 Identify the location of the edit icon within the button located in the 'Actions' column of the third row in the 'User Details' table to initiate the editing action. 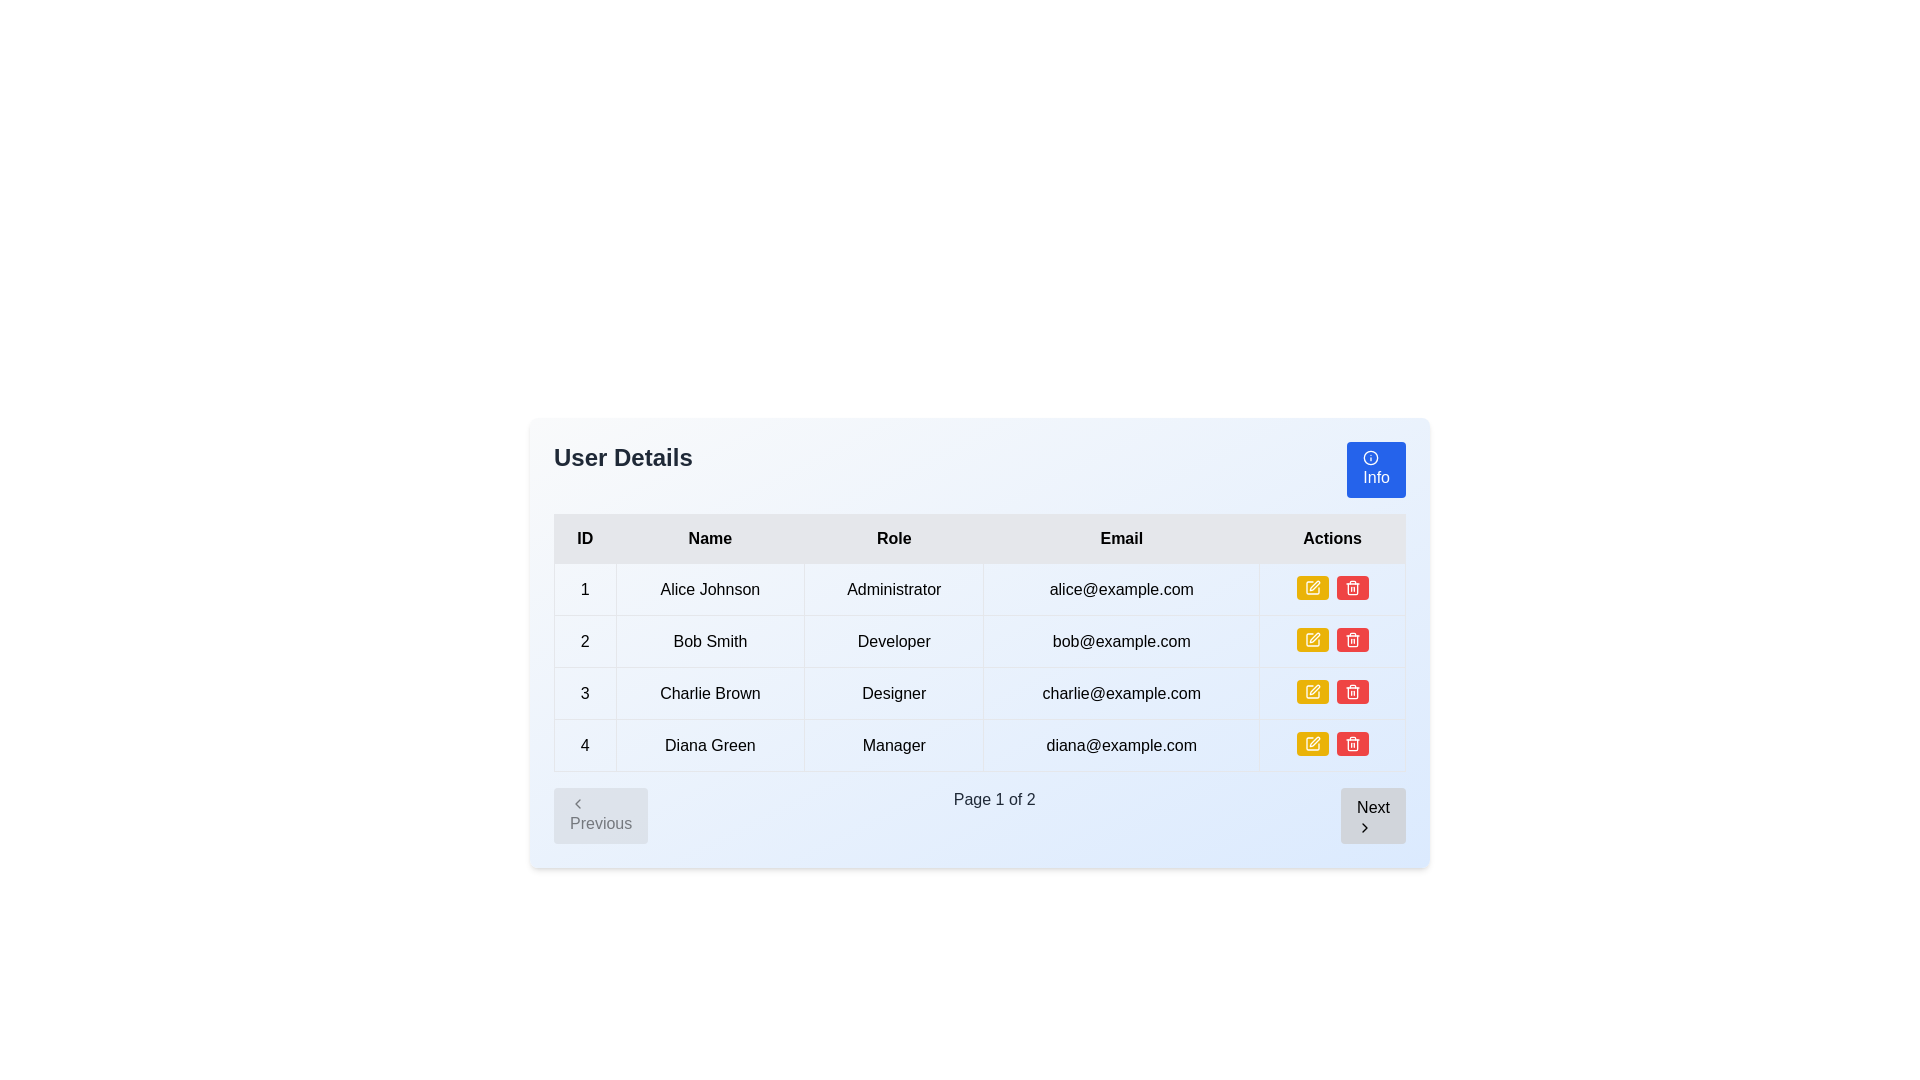
(1312, 586).